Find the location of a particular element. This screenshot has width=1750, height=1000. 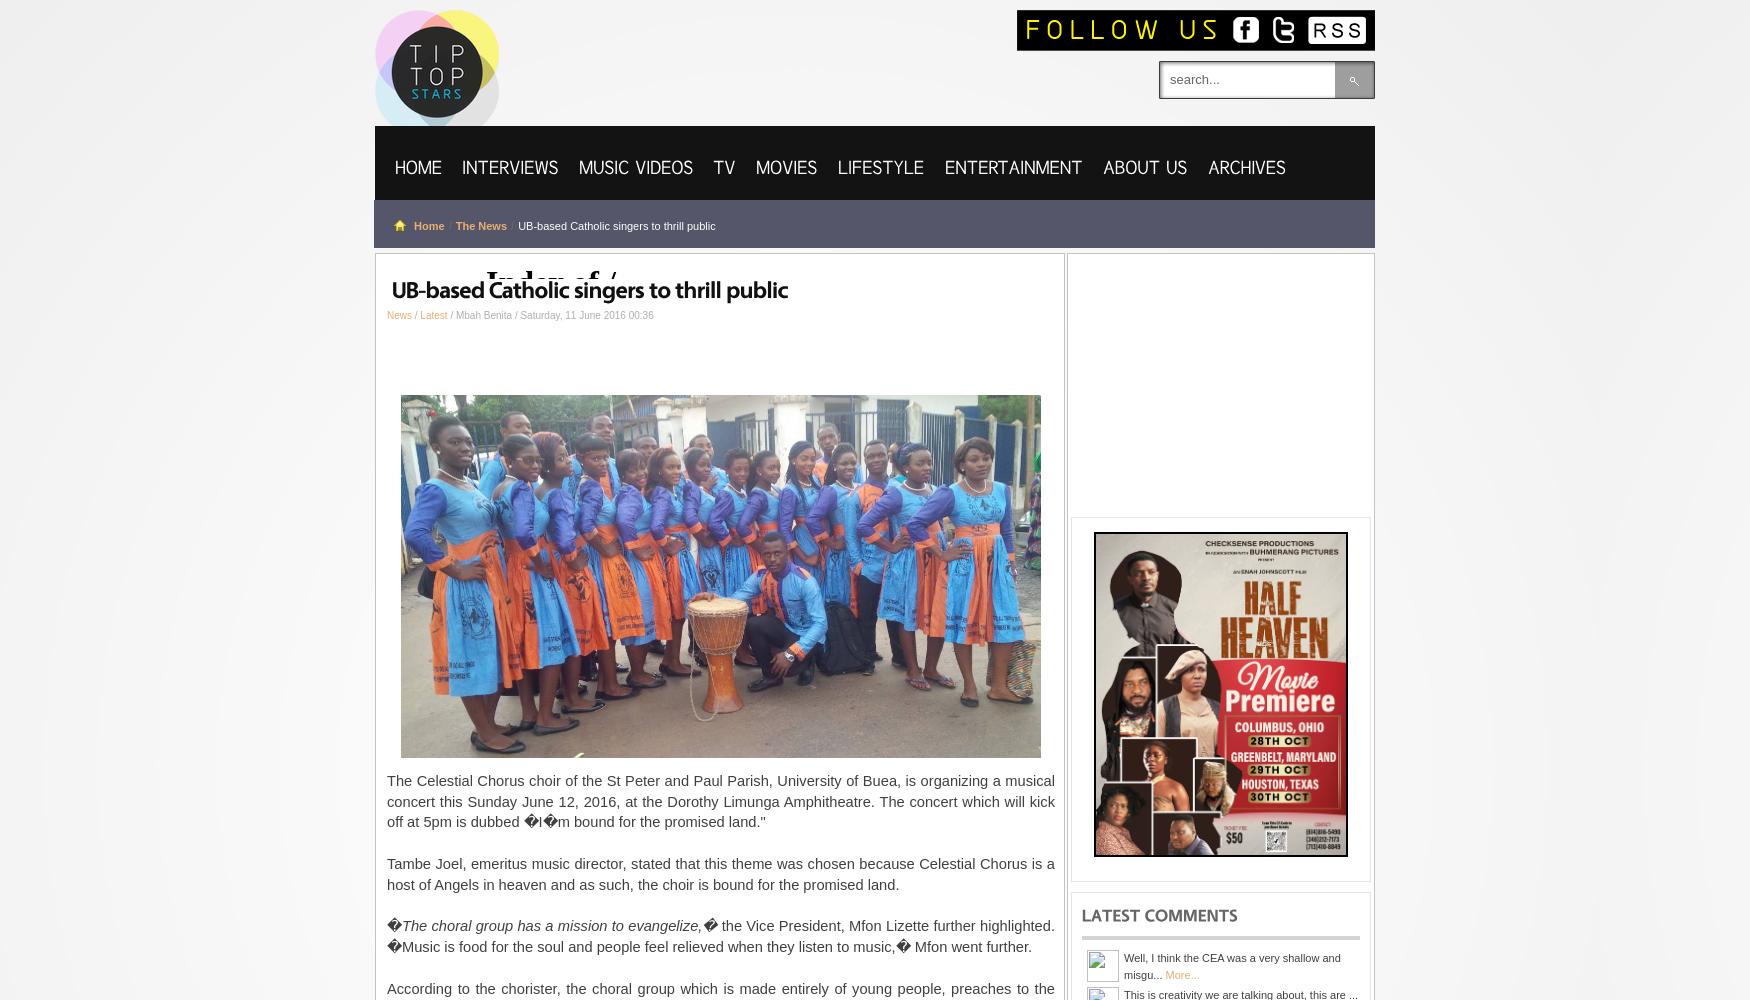

'Home' is located at coordinates (427, 225).